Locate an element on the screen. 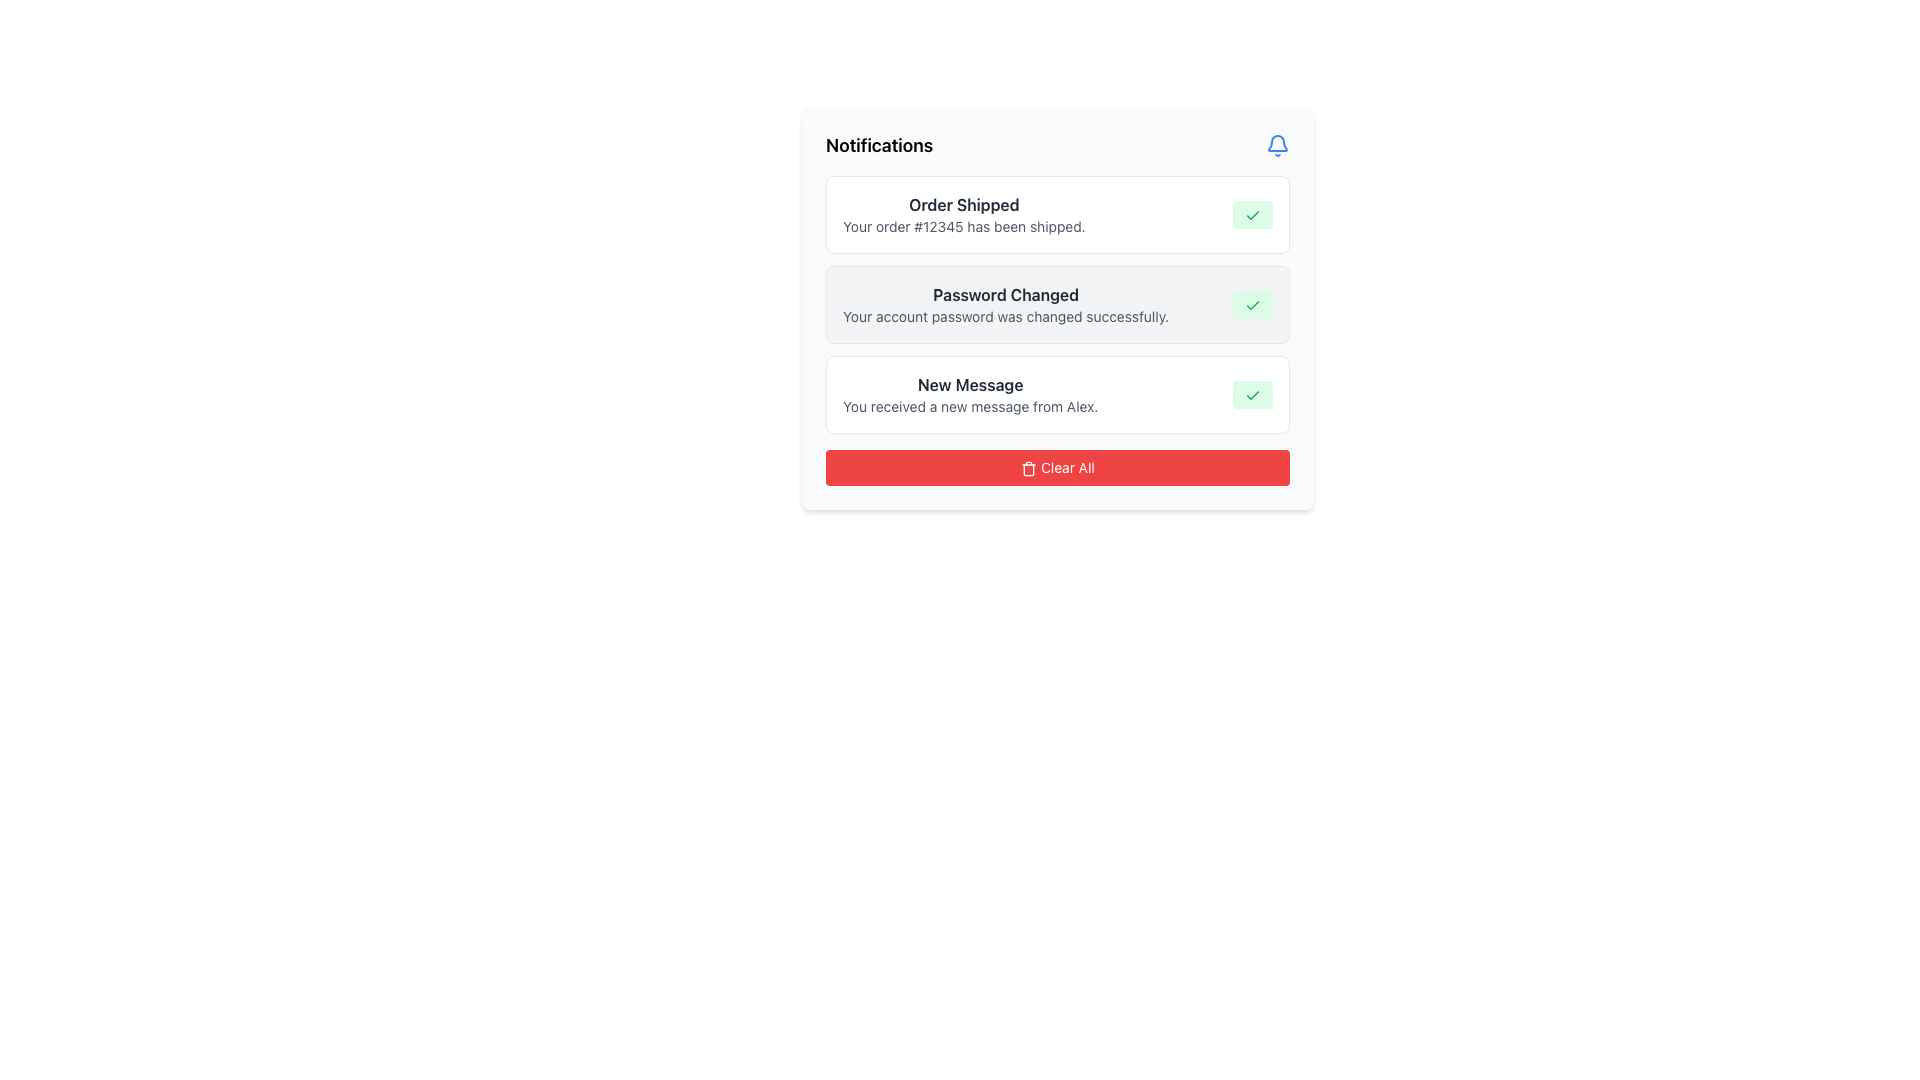  the light gray notification box with rounded corners titled 'Password Changed' is located at coordinates (1056, 308).